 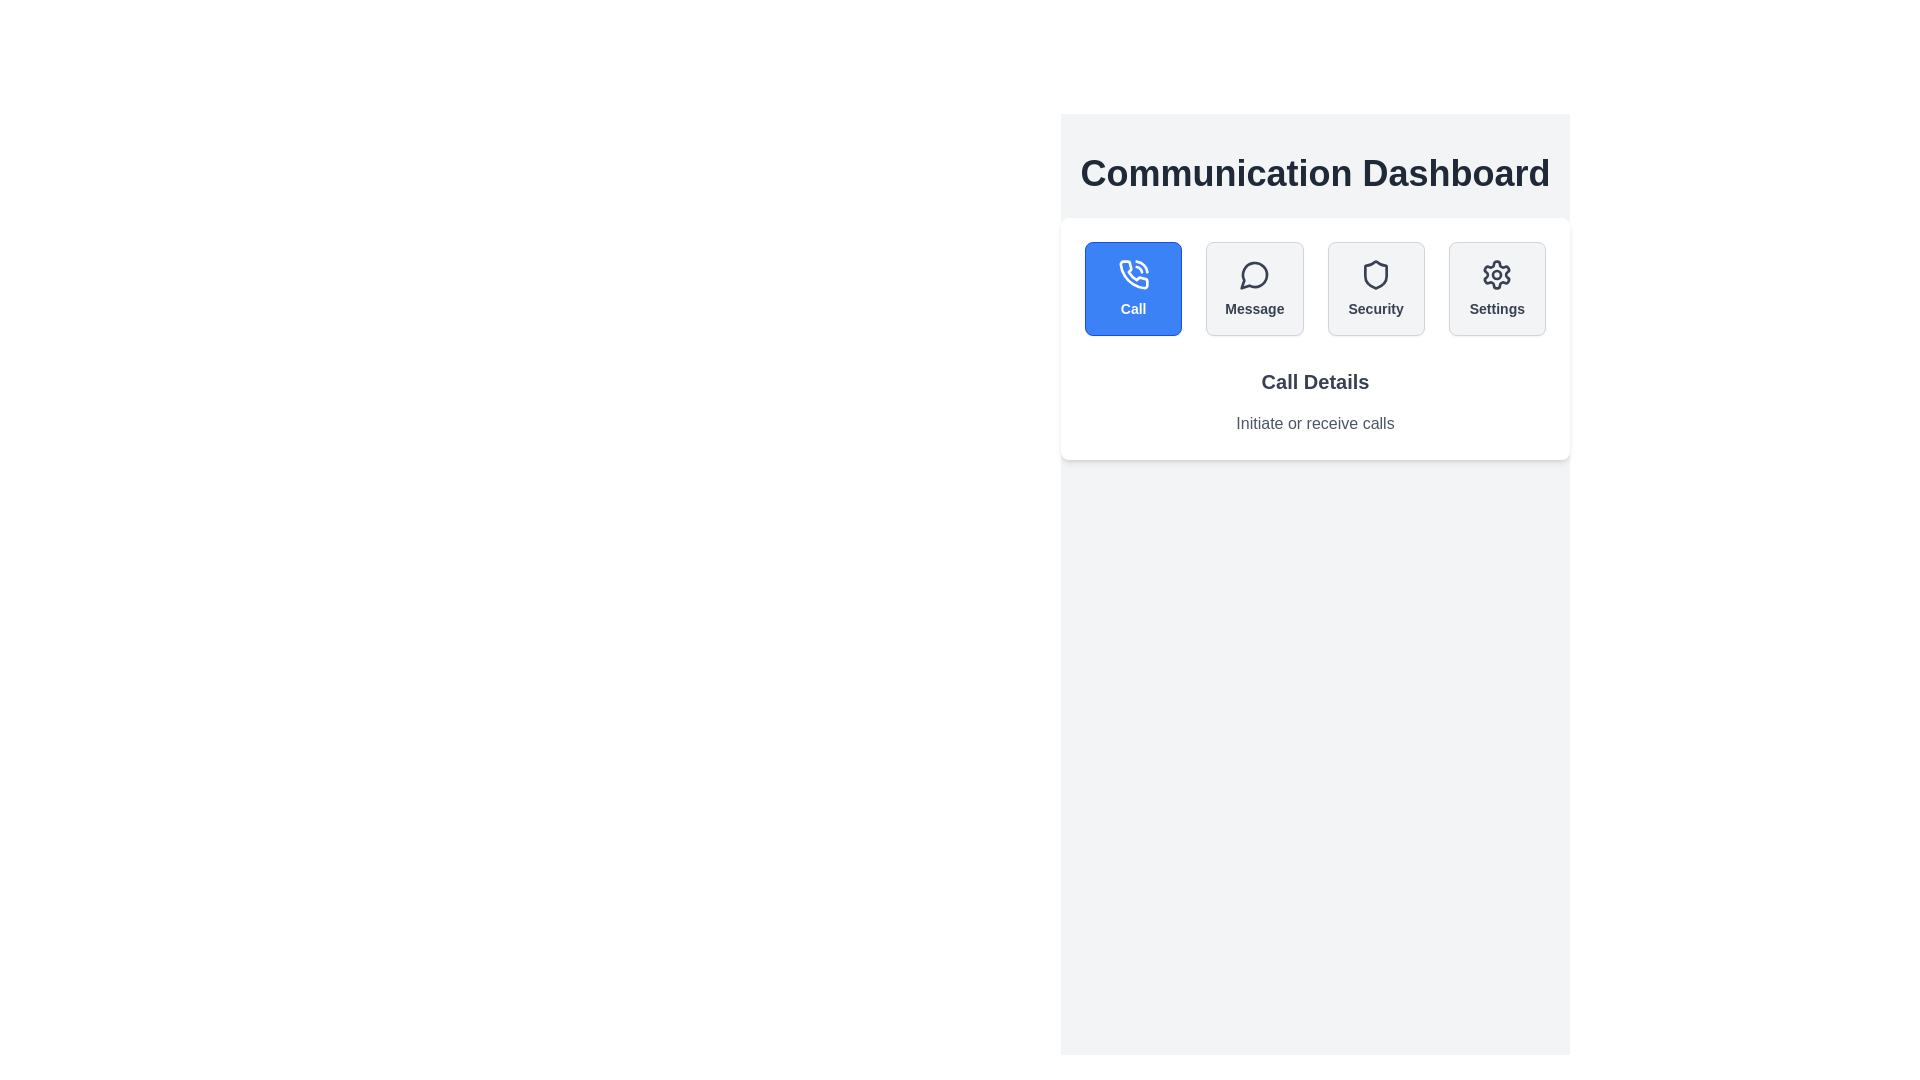 I want to click on the curved phone receiver icon located in the top-left part of the 'Call' widget group, which is part of the icon set below the 'Communication Dashboard' title, so click(x=1133, y=274).